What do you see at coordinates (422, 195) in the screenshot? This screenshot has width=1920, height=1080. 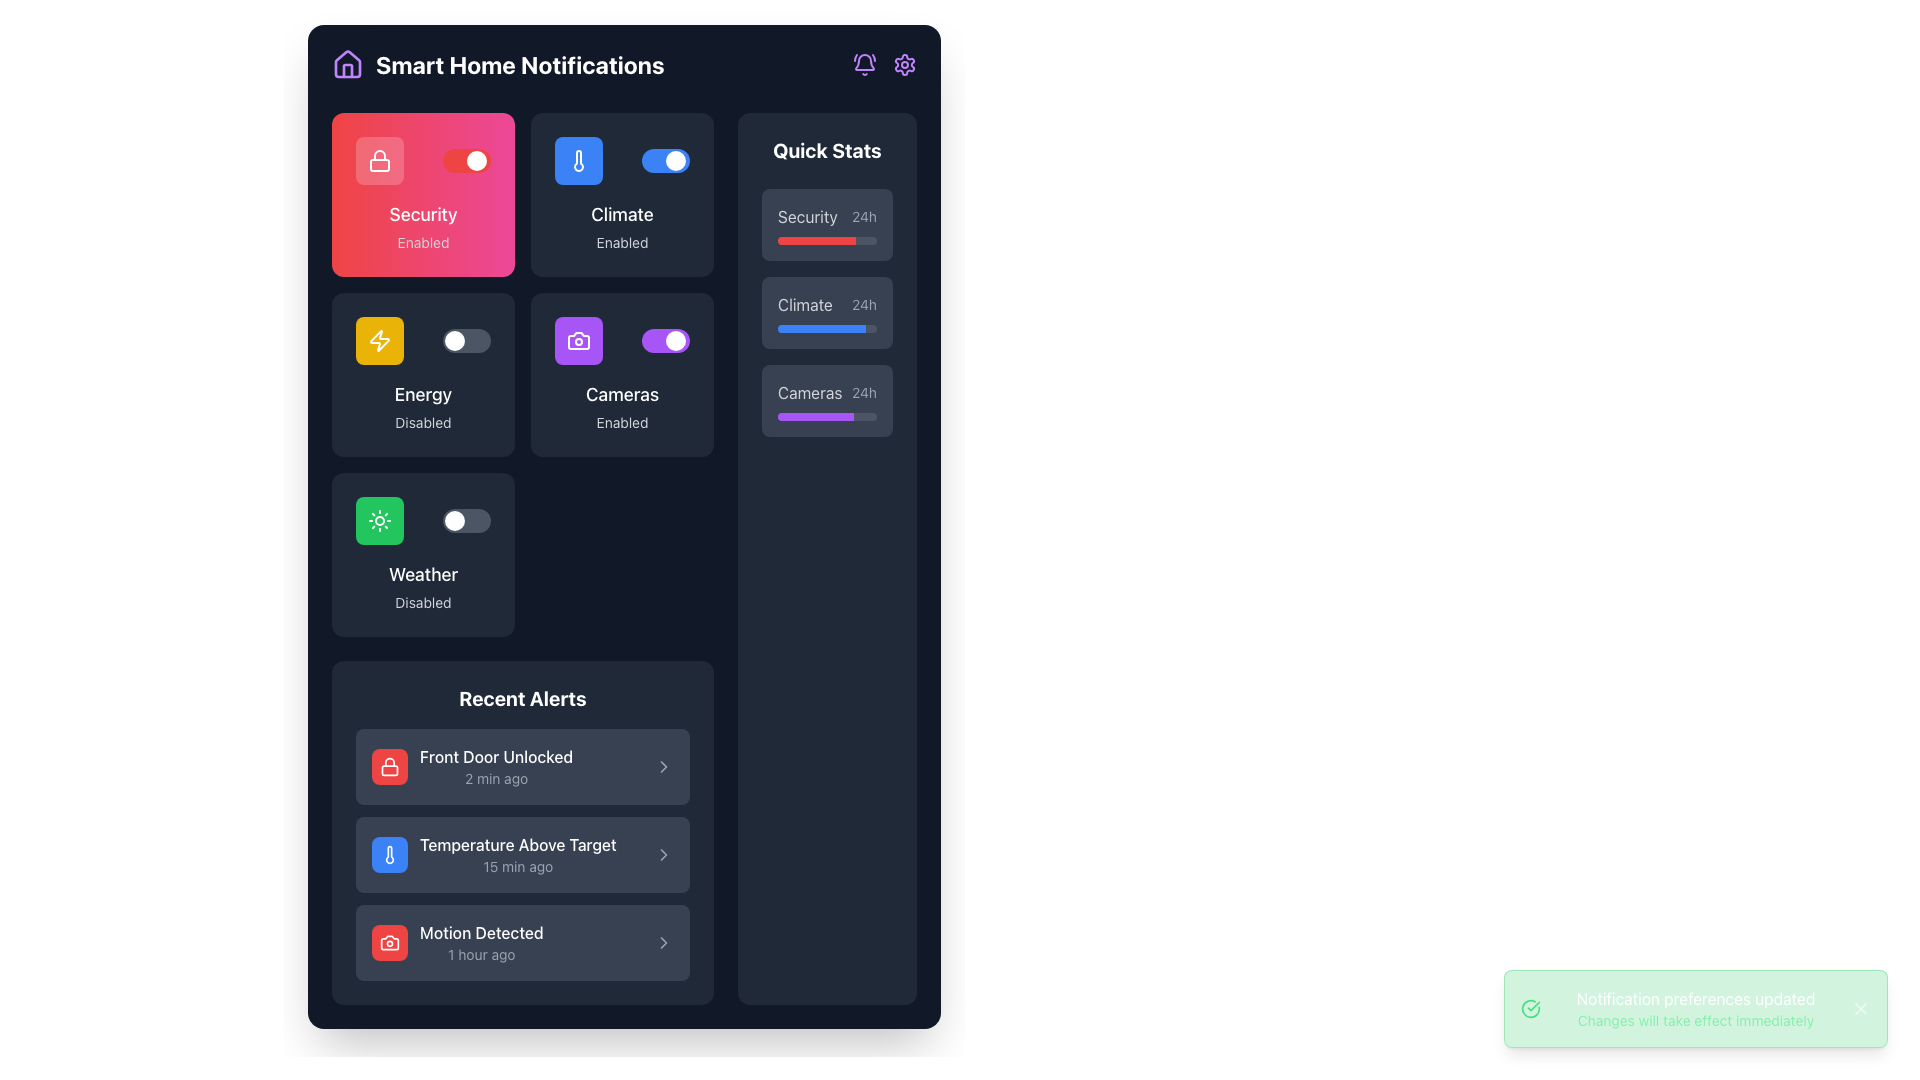 I see `the interactive security status card with a toggle switch located in the top-left corner of the grid layout to interact with its elements` at bounding box center [422, 195].